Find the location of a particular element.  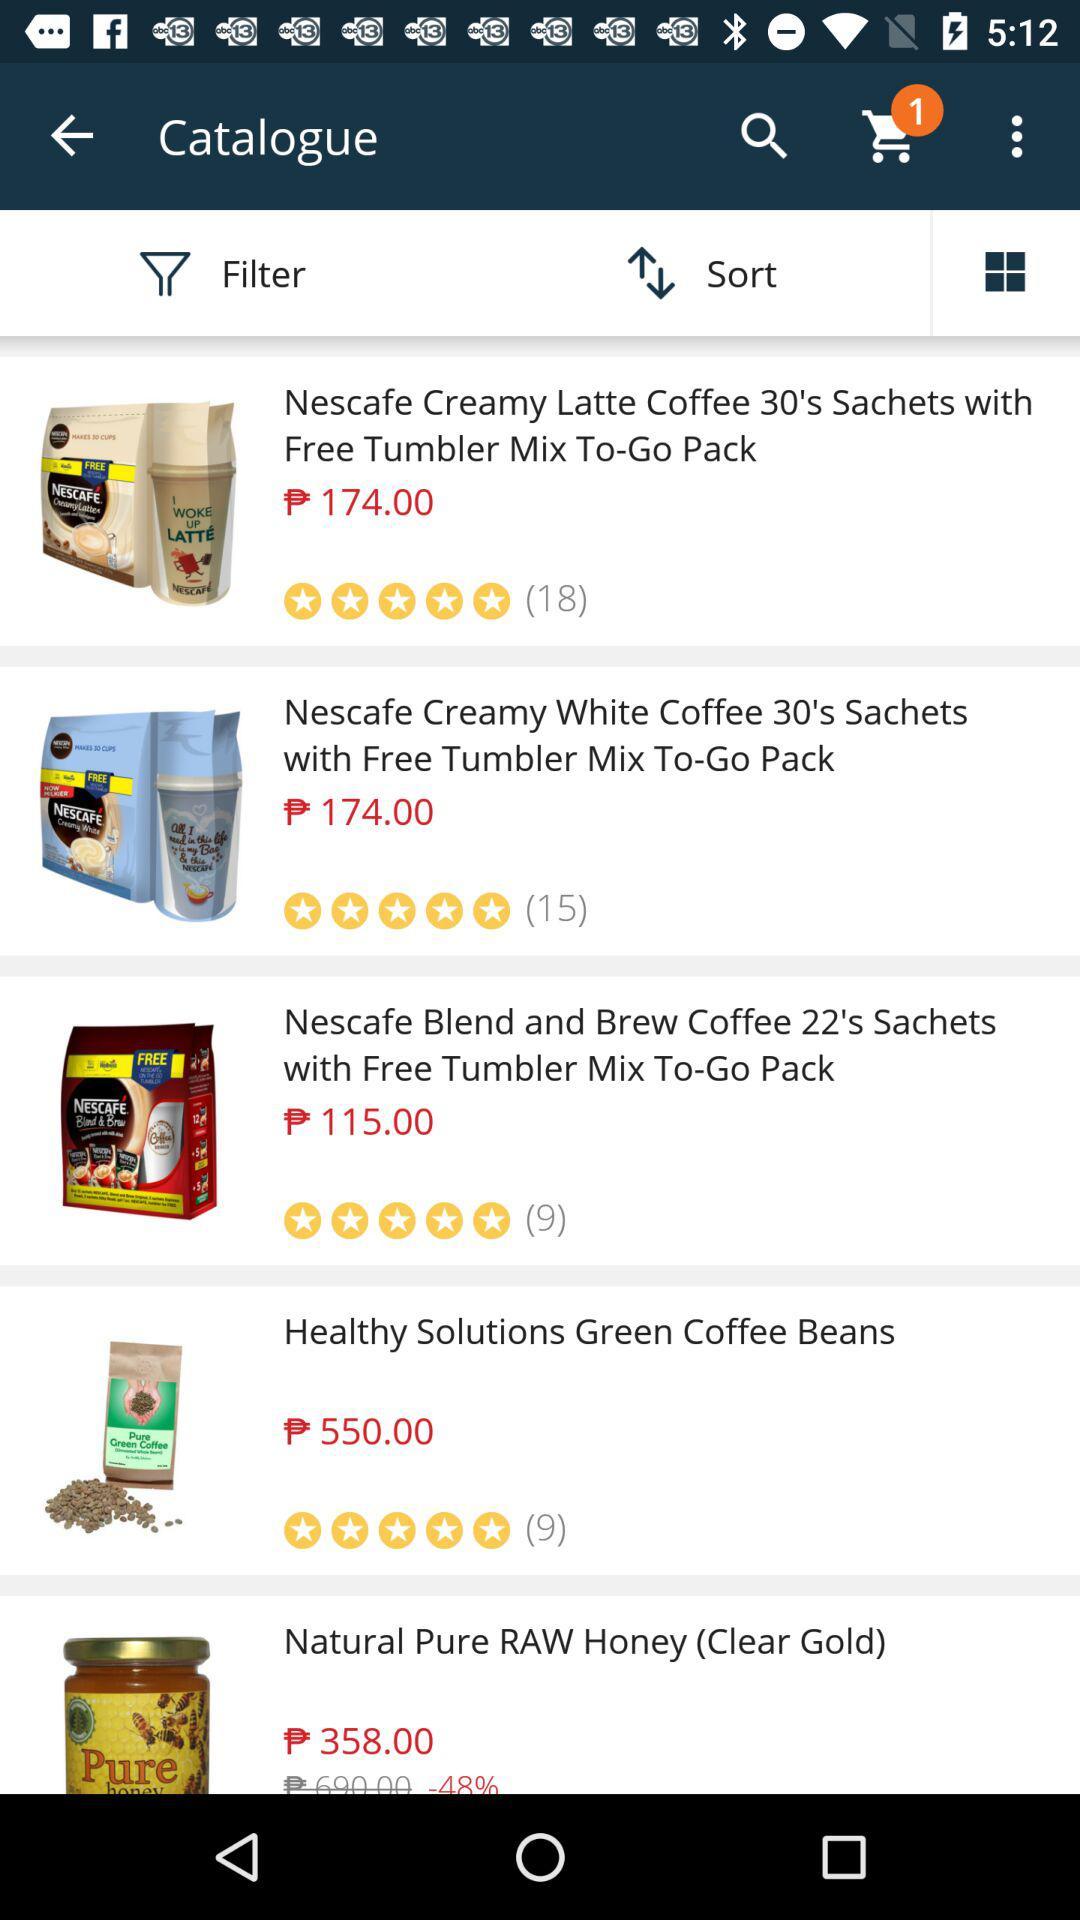

go back is located at coordinates (72, 135).